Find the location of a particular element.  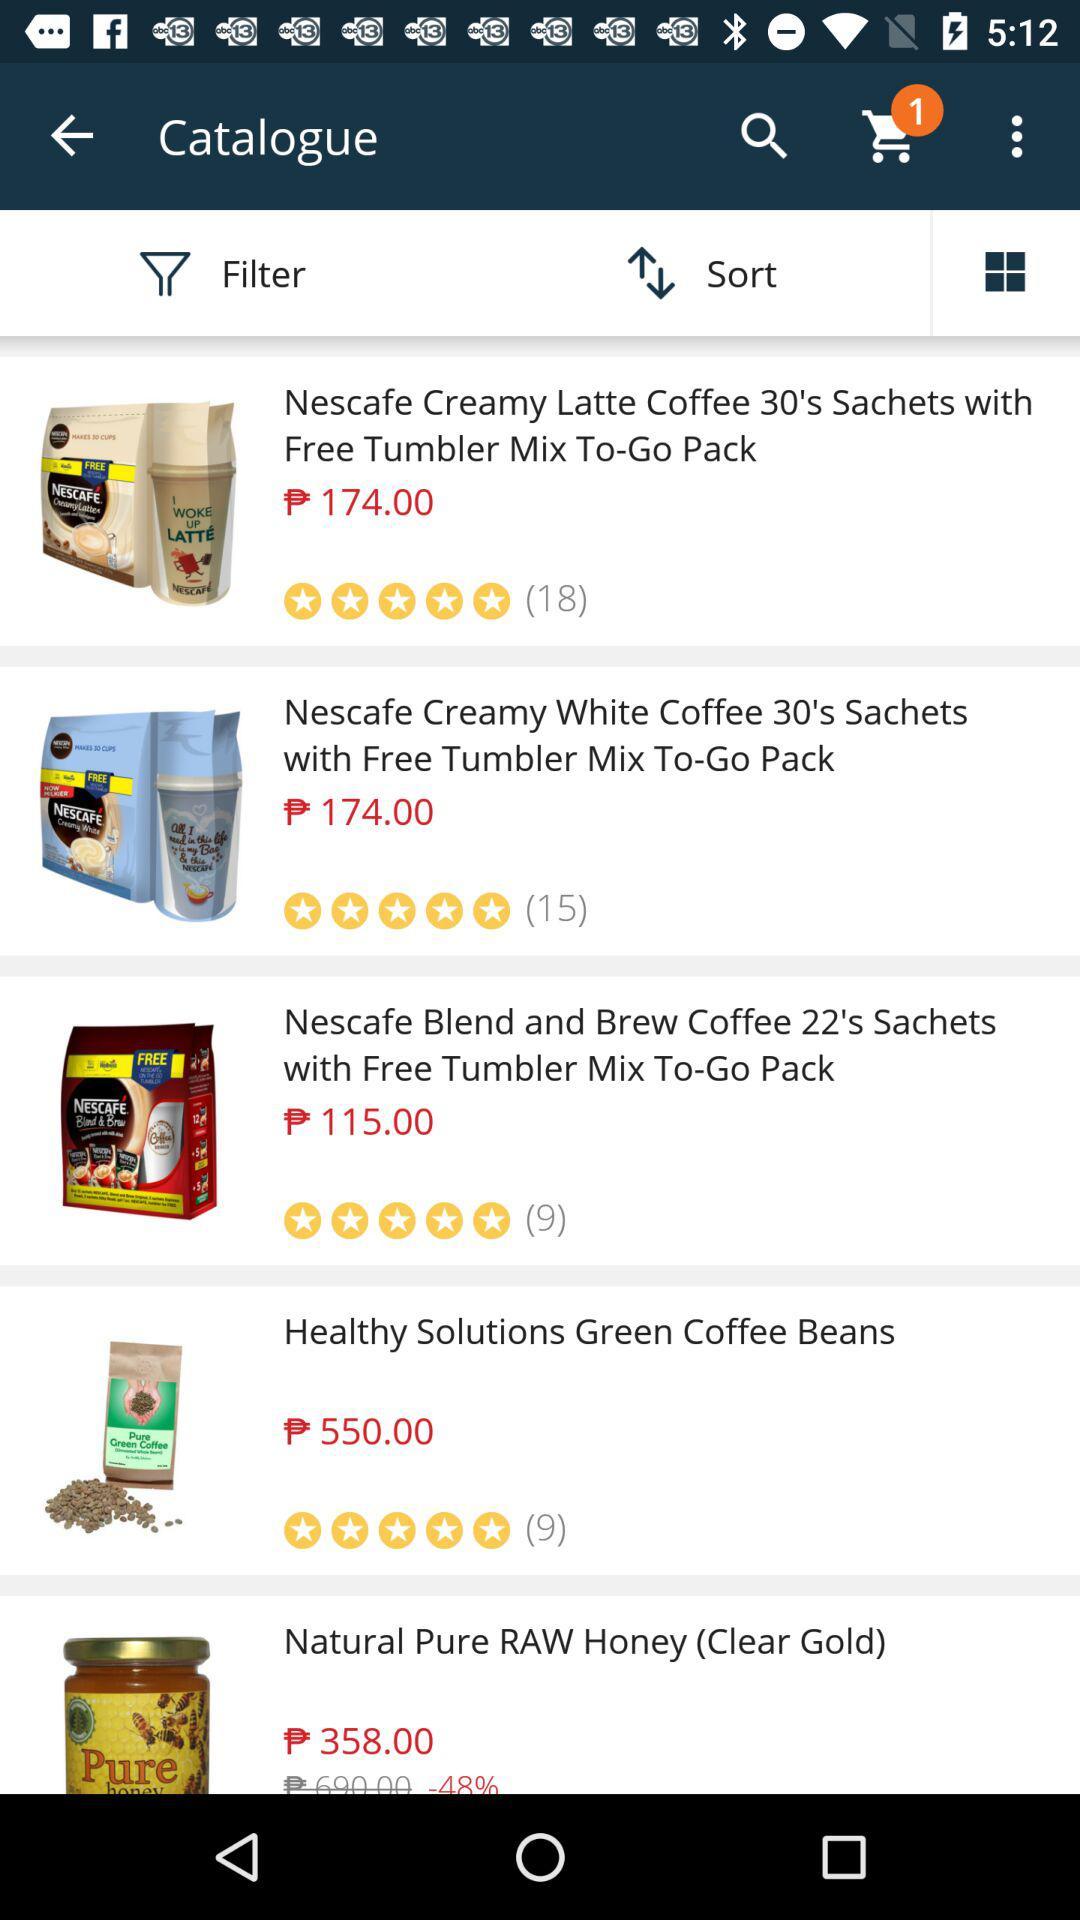

go back is located at coordinates (72, 135).